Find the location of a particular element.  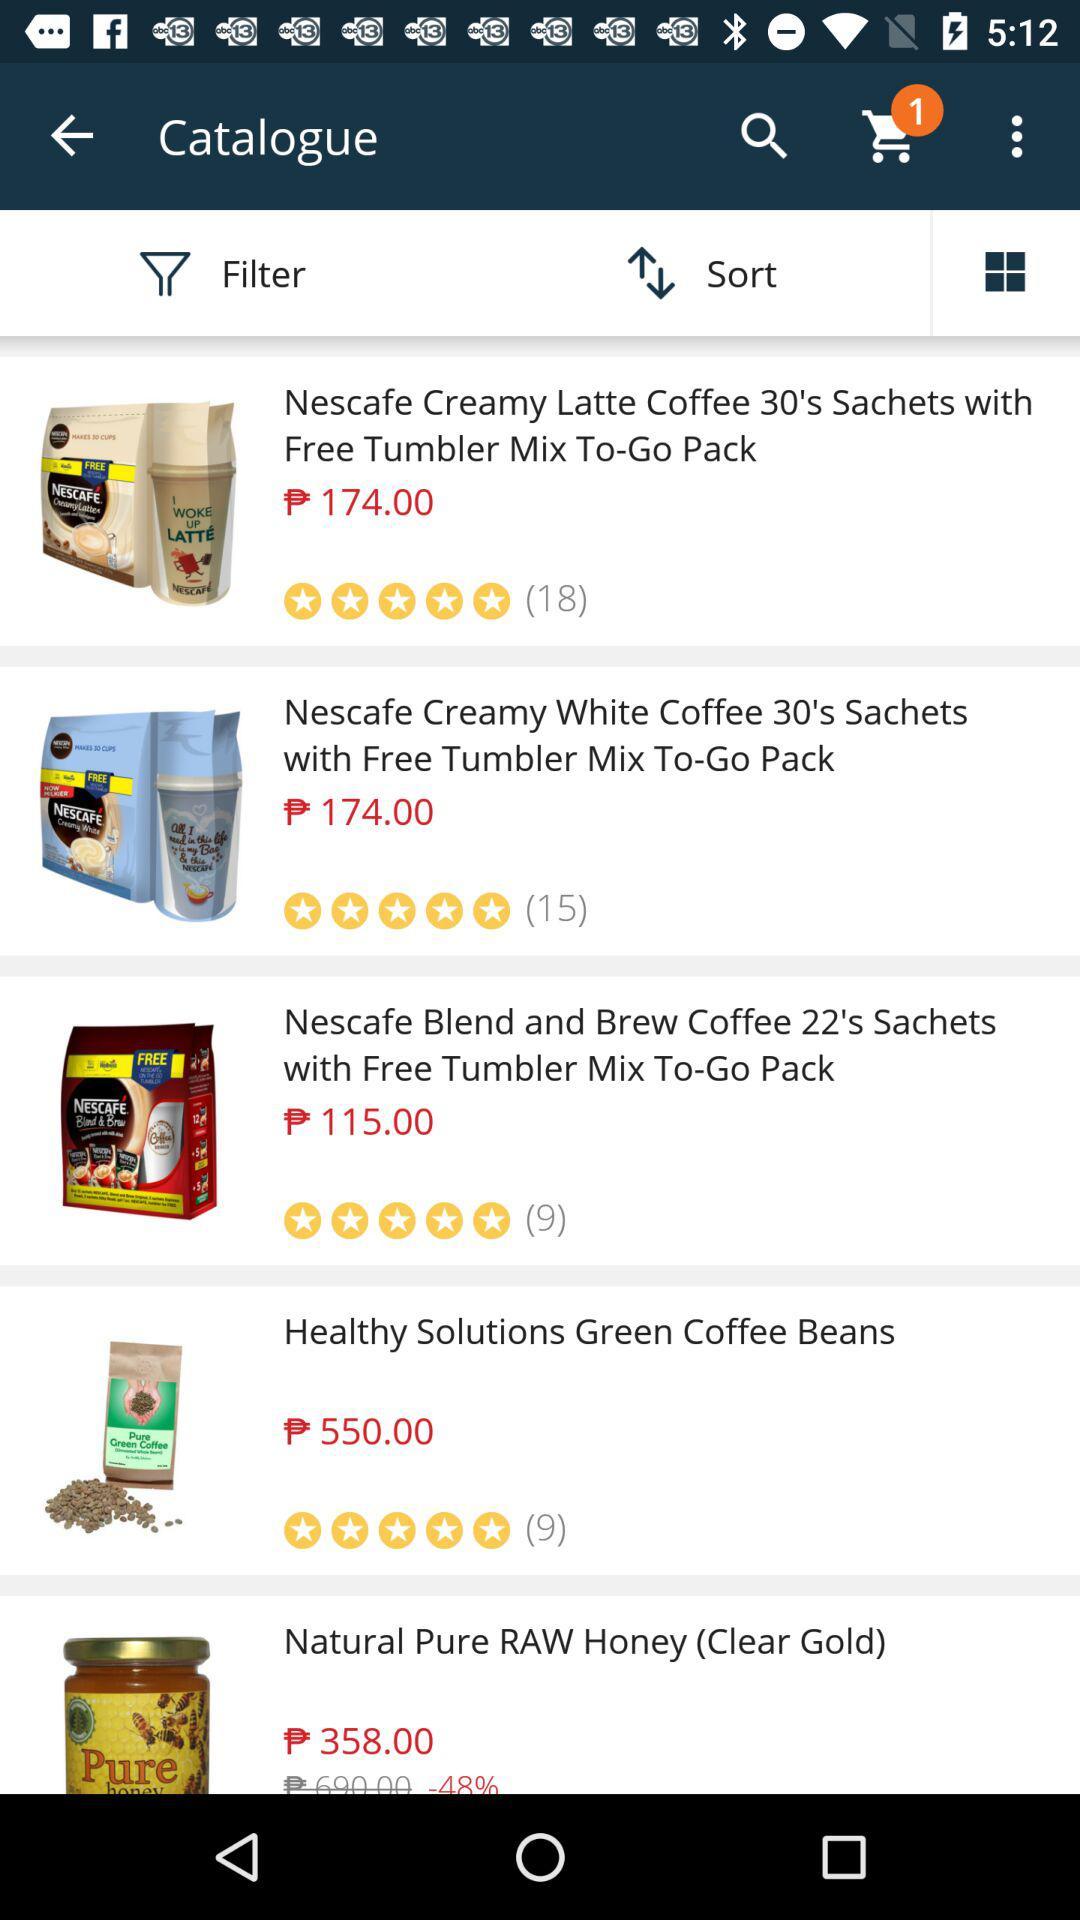

go back is located at coordinates (72, 135).